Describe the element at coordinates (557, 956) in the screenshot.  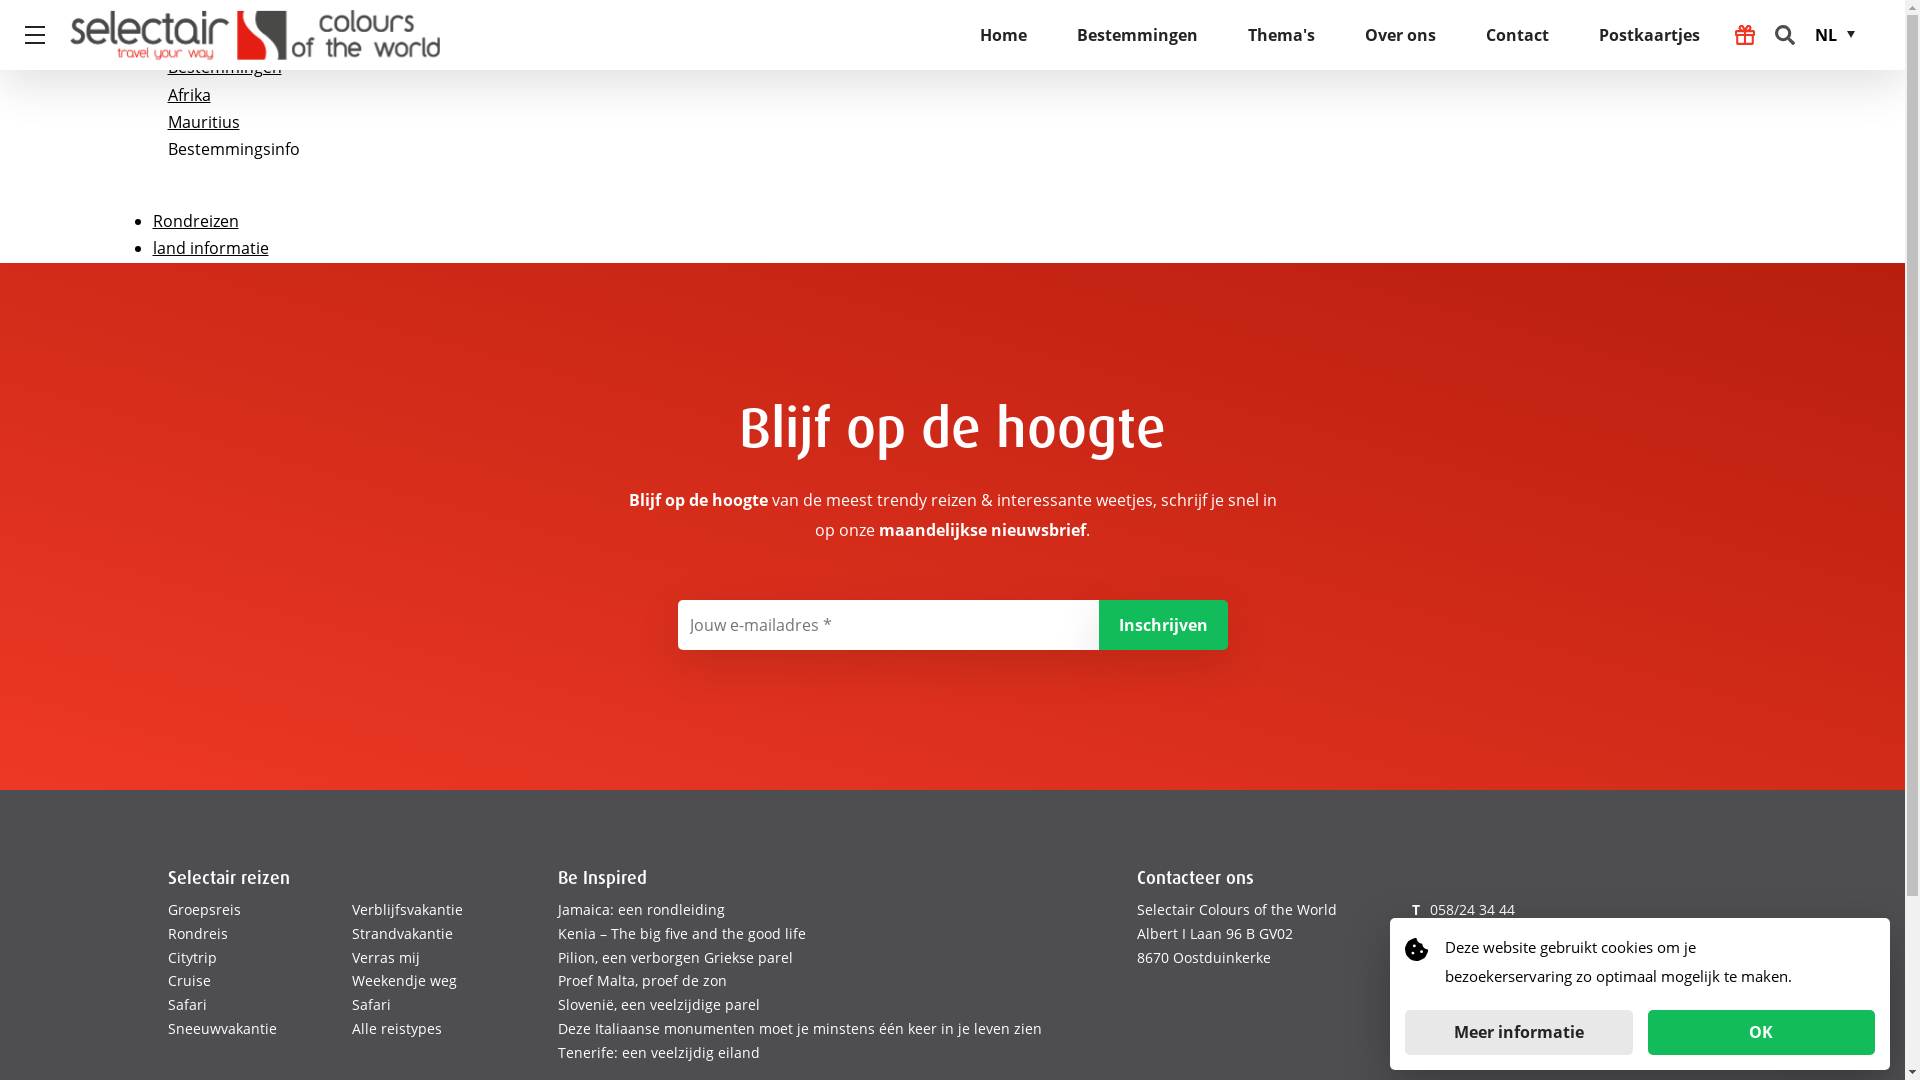
I see `'Pilion, een verborgen Griekse parel'` at that location.